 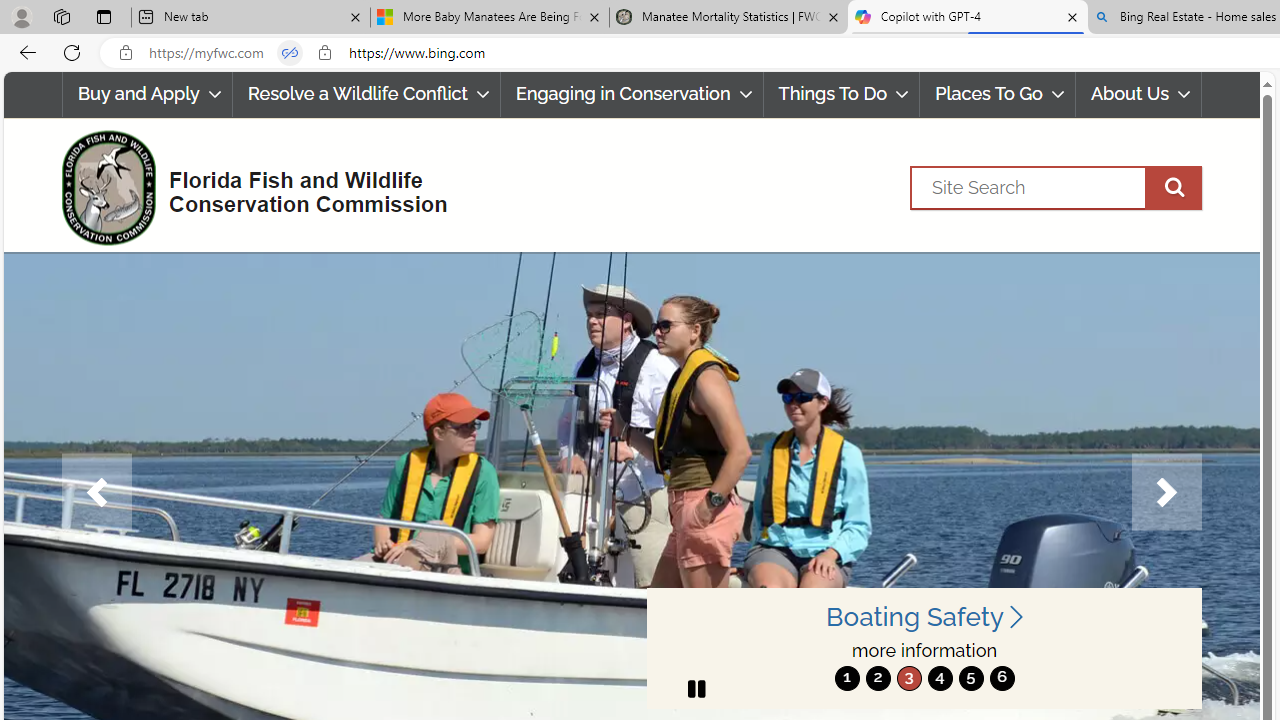 I want to click on 'Resolve a Wildlife Conflict', so click(x=366, y=94).